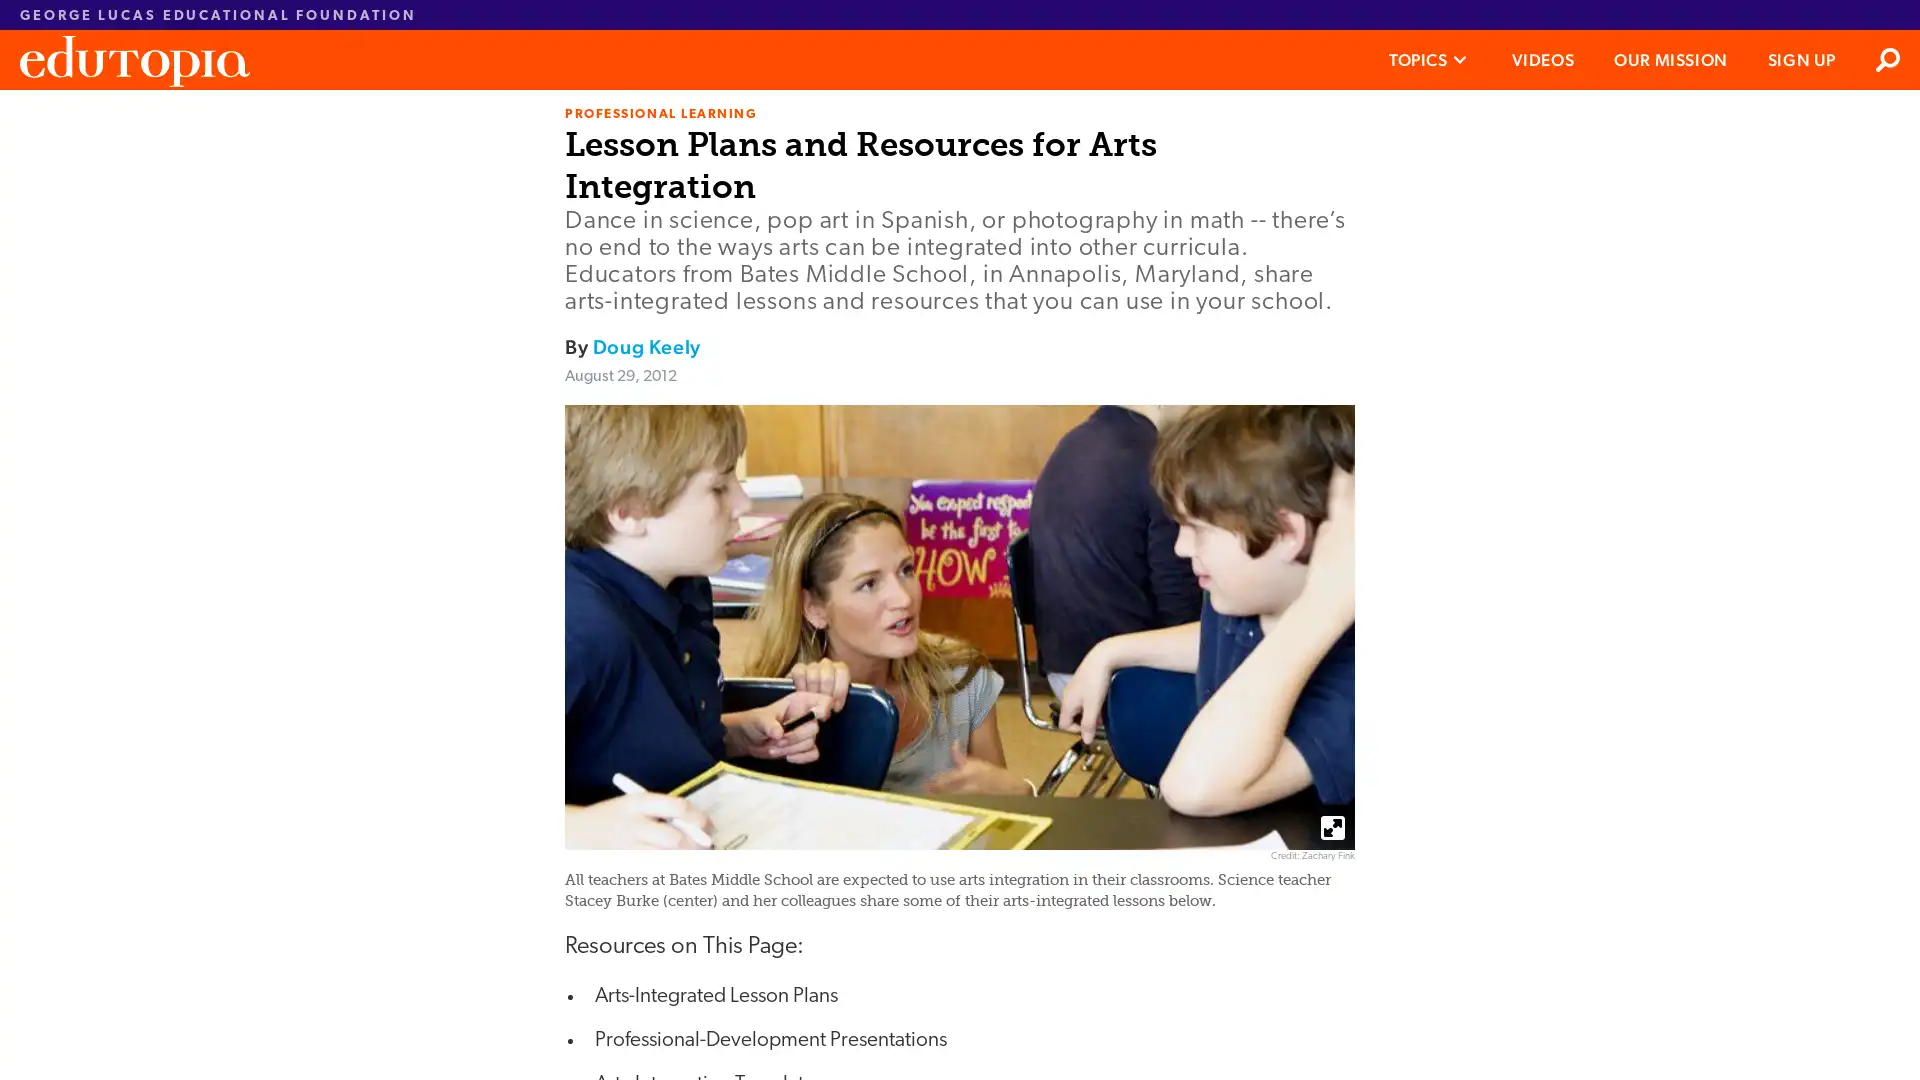 Image resolution: width=1920 pixels, height=1080 pixels. What do you see at coordinates (809, 519) in the screenshot?
I see `Let's get started` at bounding box center [809, 519].